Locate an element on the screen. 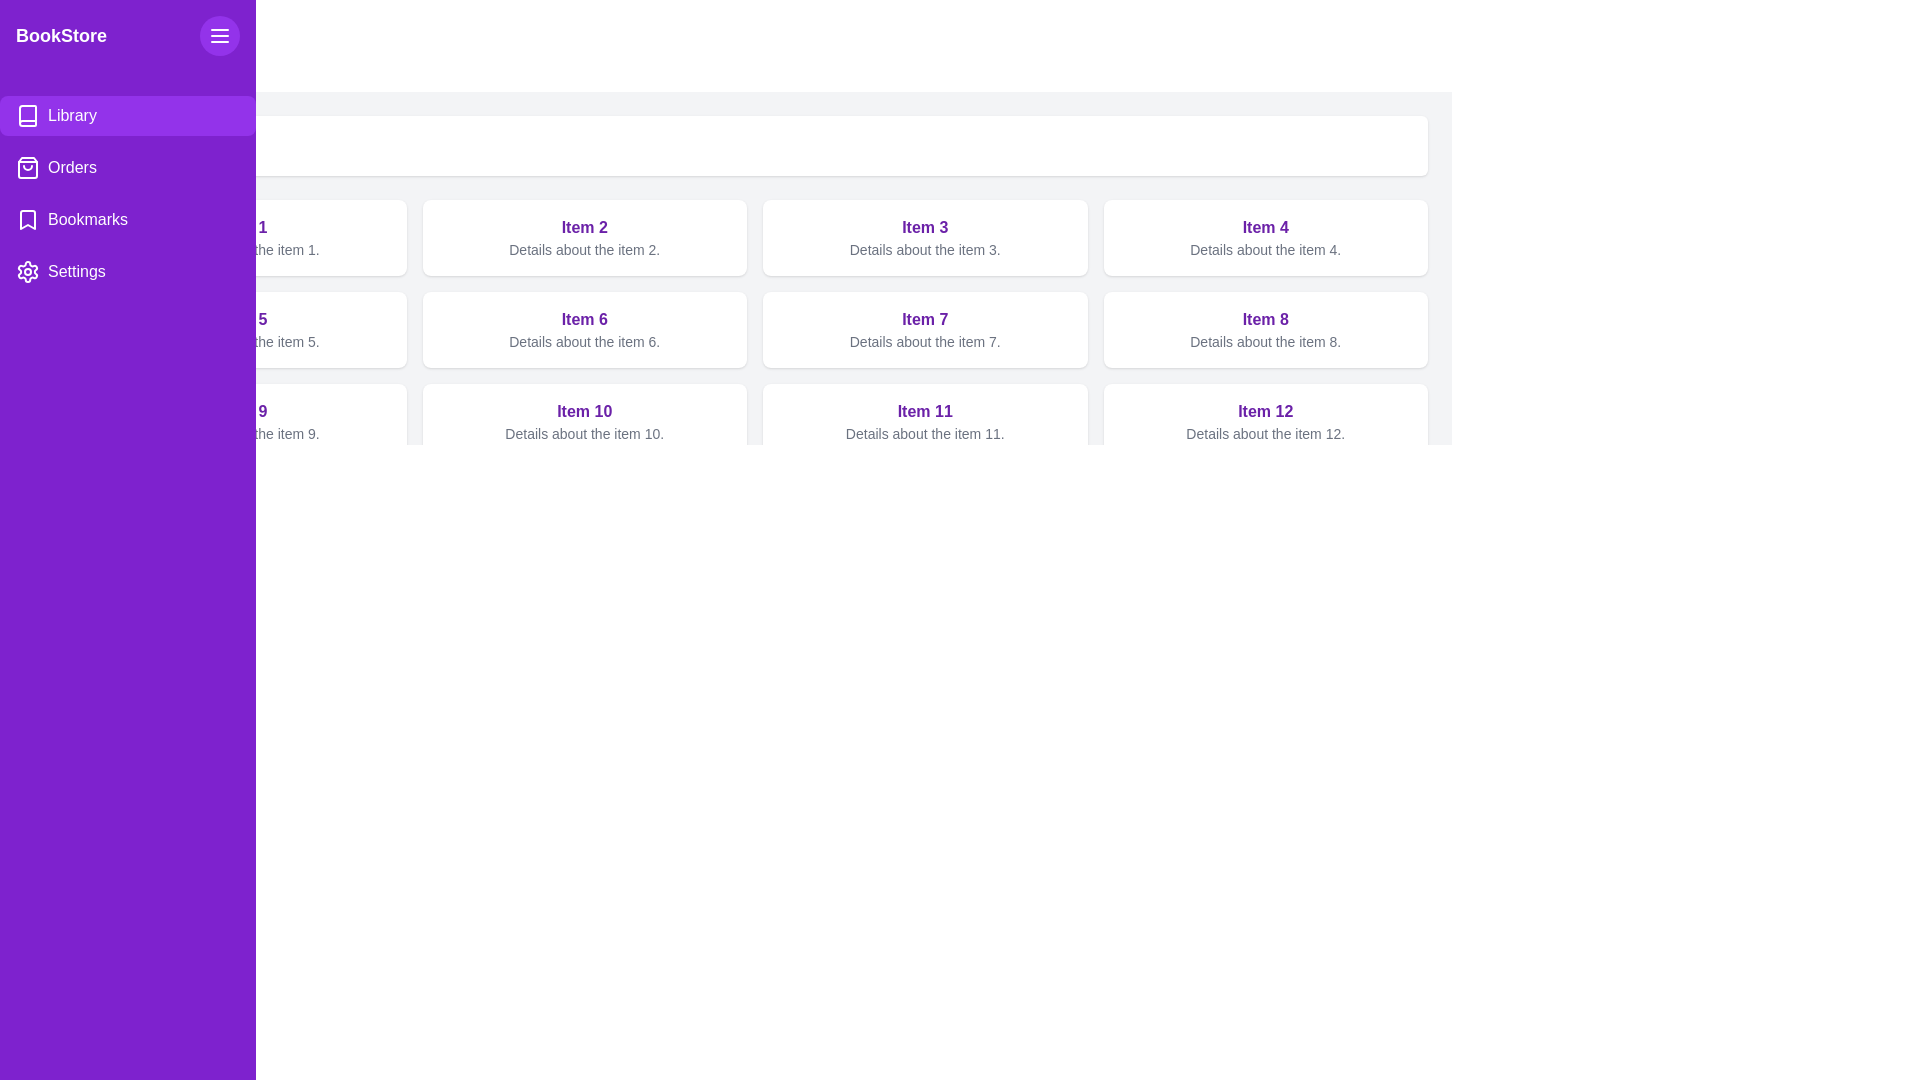 The image size is (1920, 1080). the 'Library' text label in the navigation menu, which is located in the second row of the sidebar items, aligned horizontally to the right of a book icon, and part of a rounded purple button group is located at coordinates (72, 115).